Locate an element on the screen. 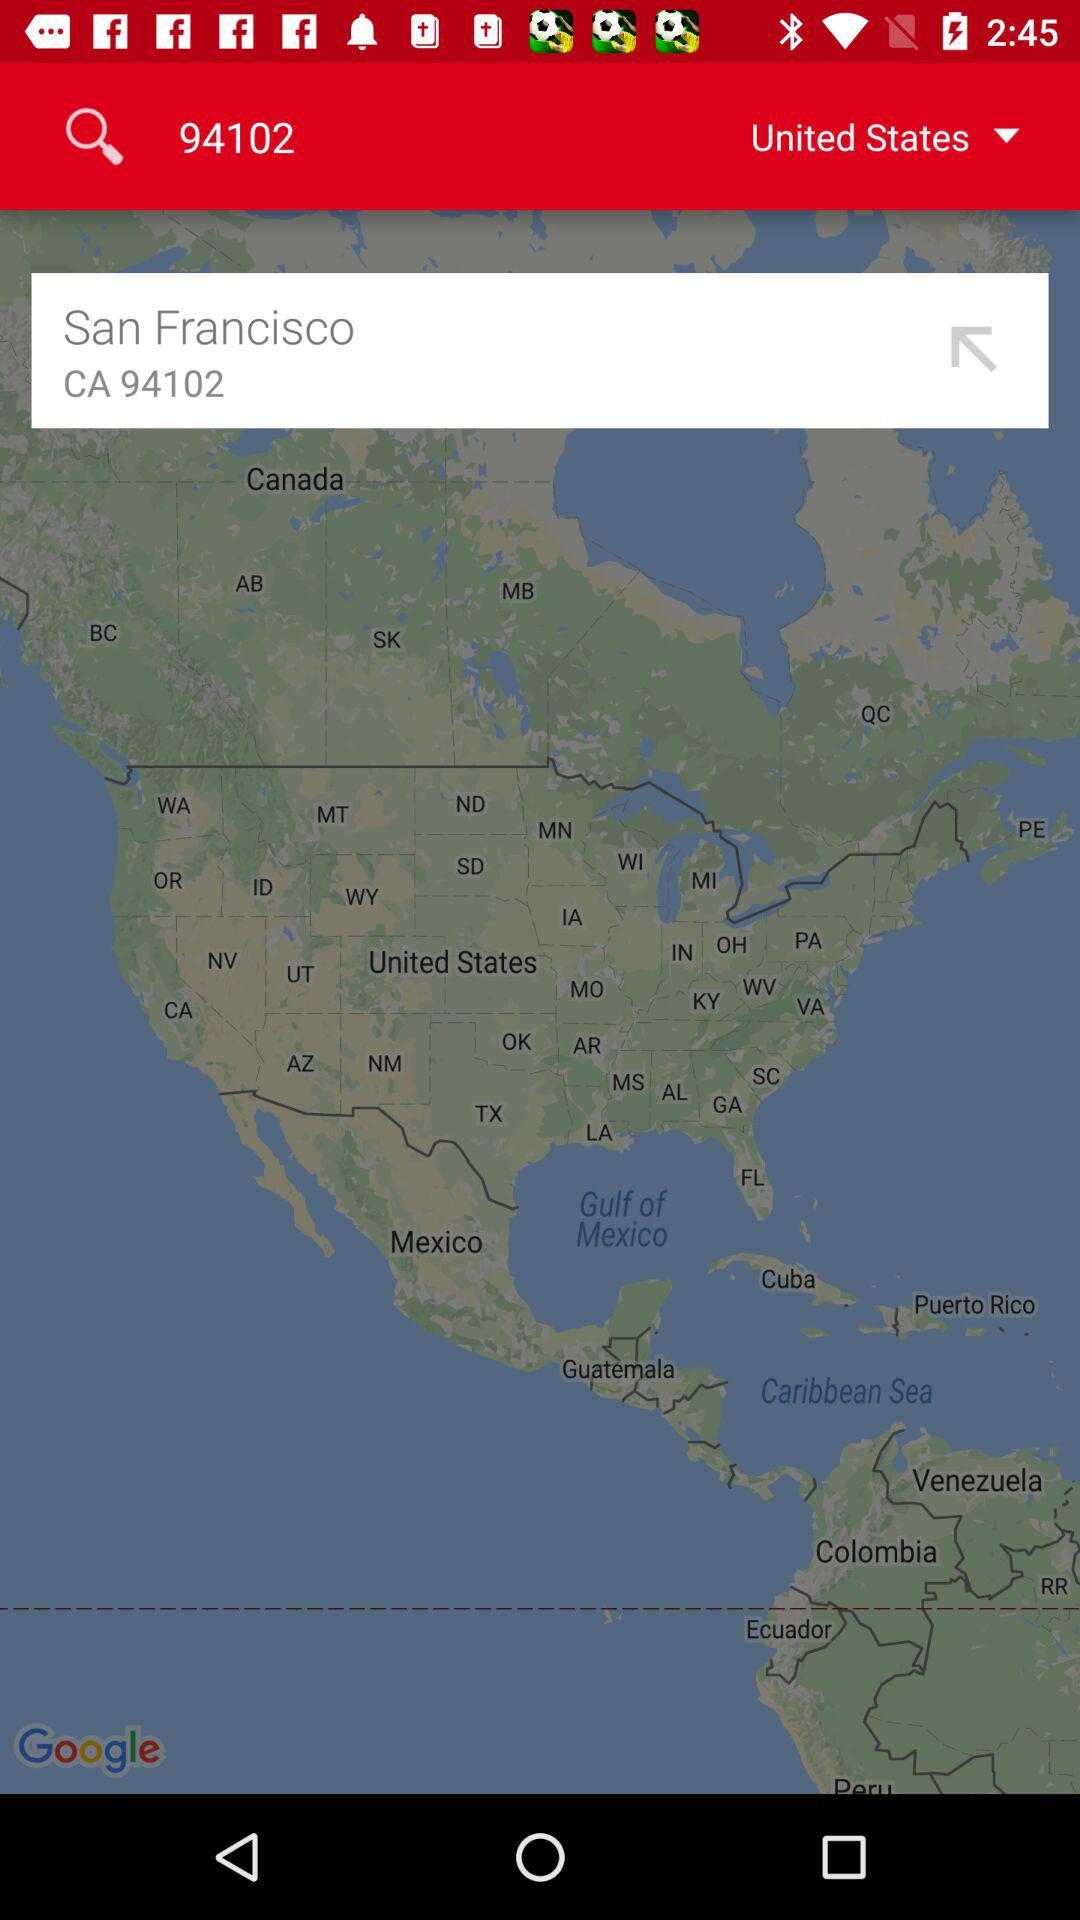  the item below united states is located at coordinates (974, 350).